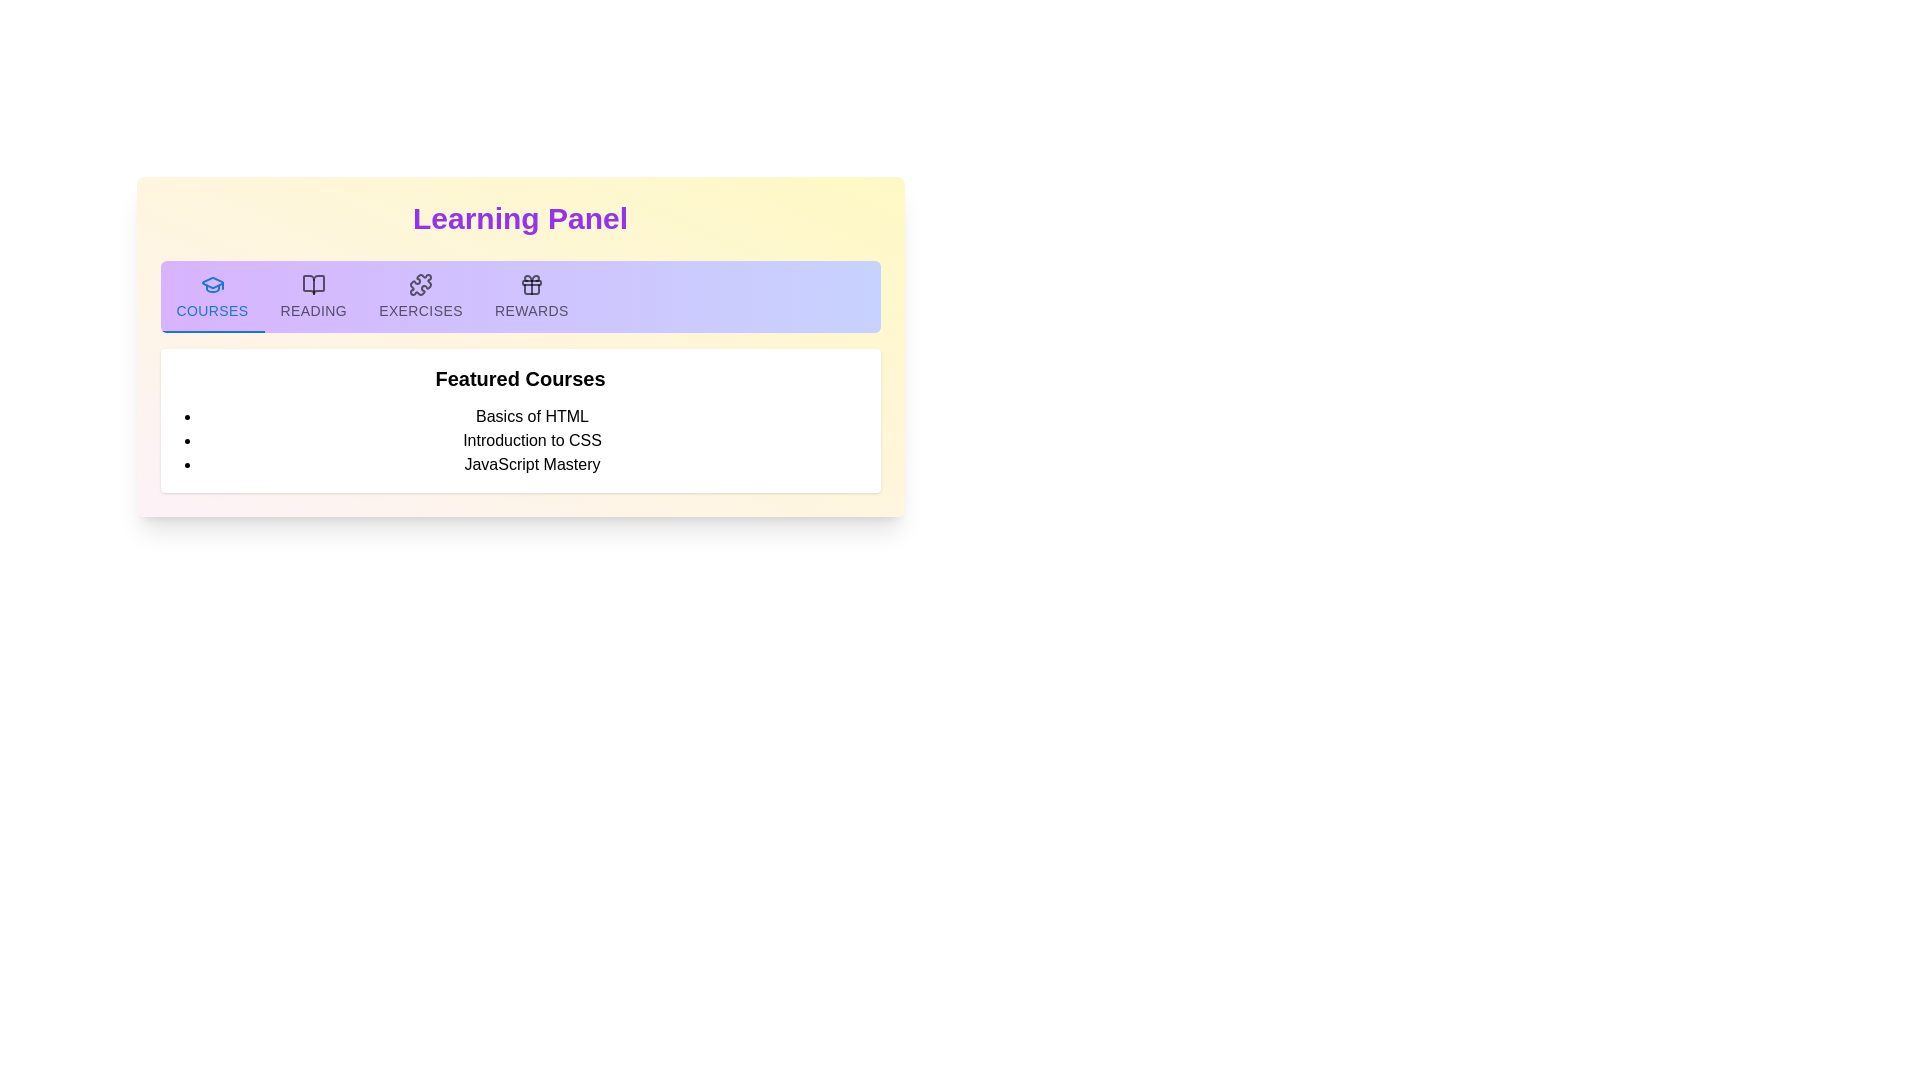 This screenshot has width=1920, height=1080. What do you see at coordinates (312, 285) in the screenshot?
I see `the 'Reading' icon, which is the second icon in a horizontal row of icons at the top of the interface` at bounding box center [312, 285].